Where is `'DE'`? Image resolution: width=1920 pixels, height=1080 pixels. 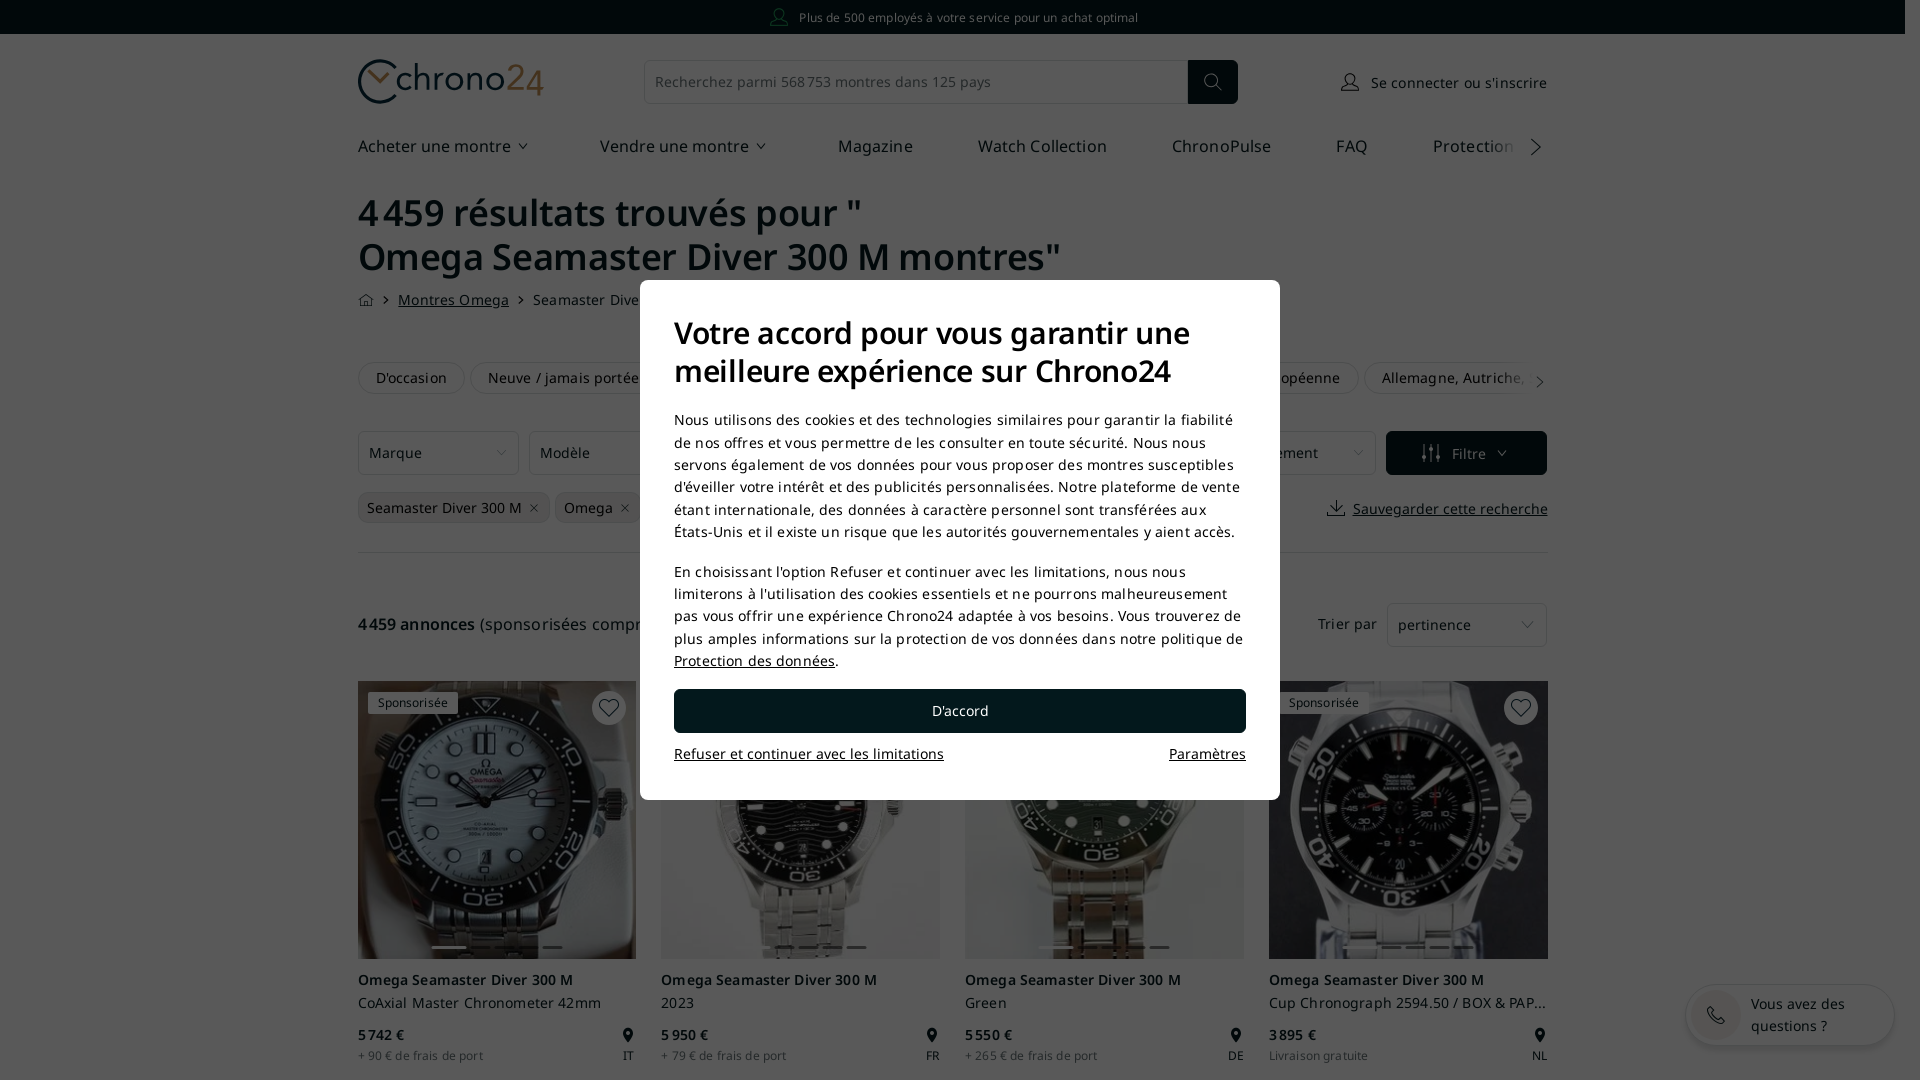
'DE' is located at coordinates (1227, 1043).